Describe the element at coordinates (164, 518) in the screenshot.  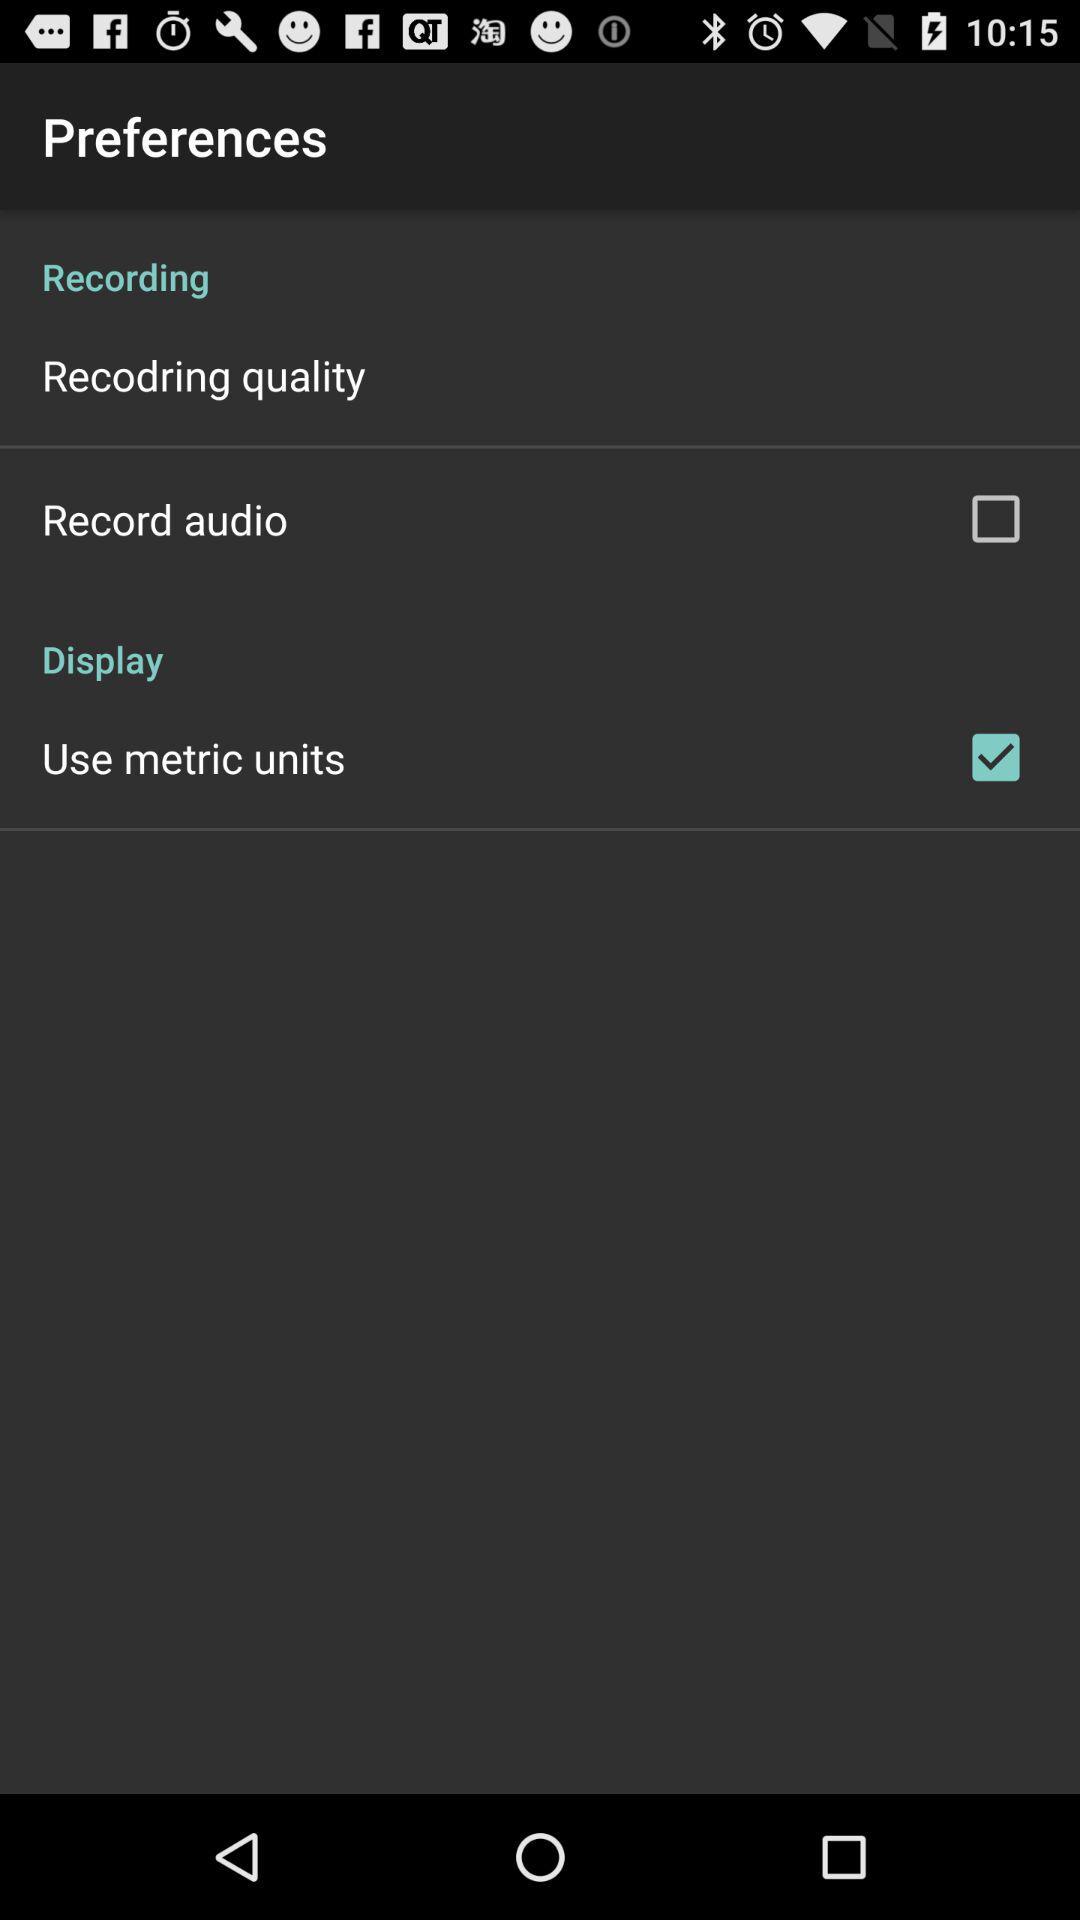
I see `icon above the display app` at that location.